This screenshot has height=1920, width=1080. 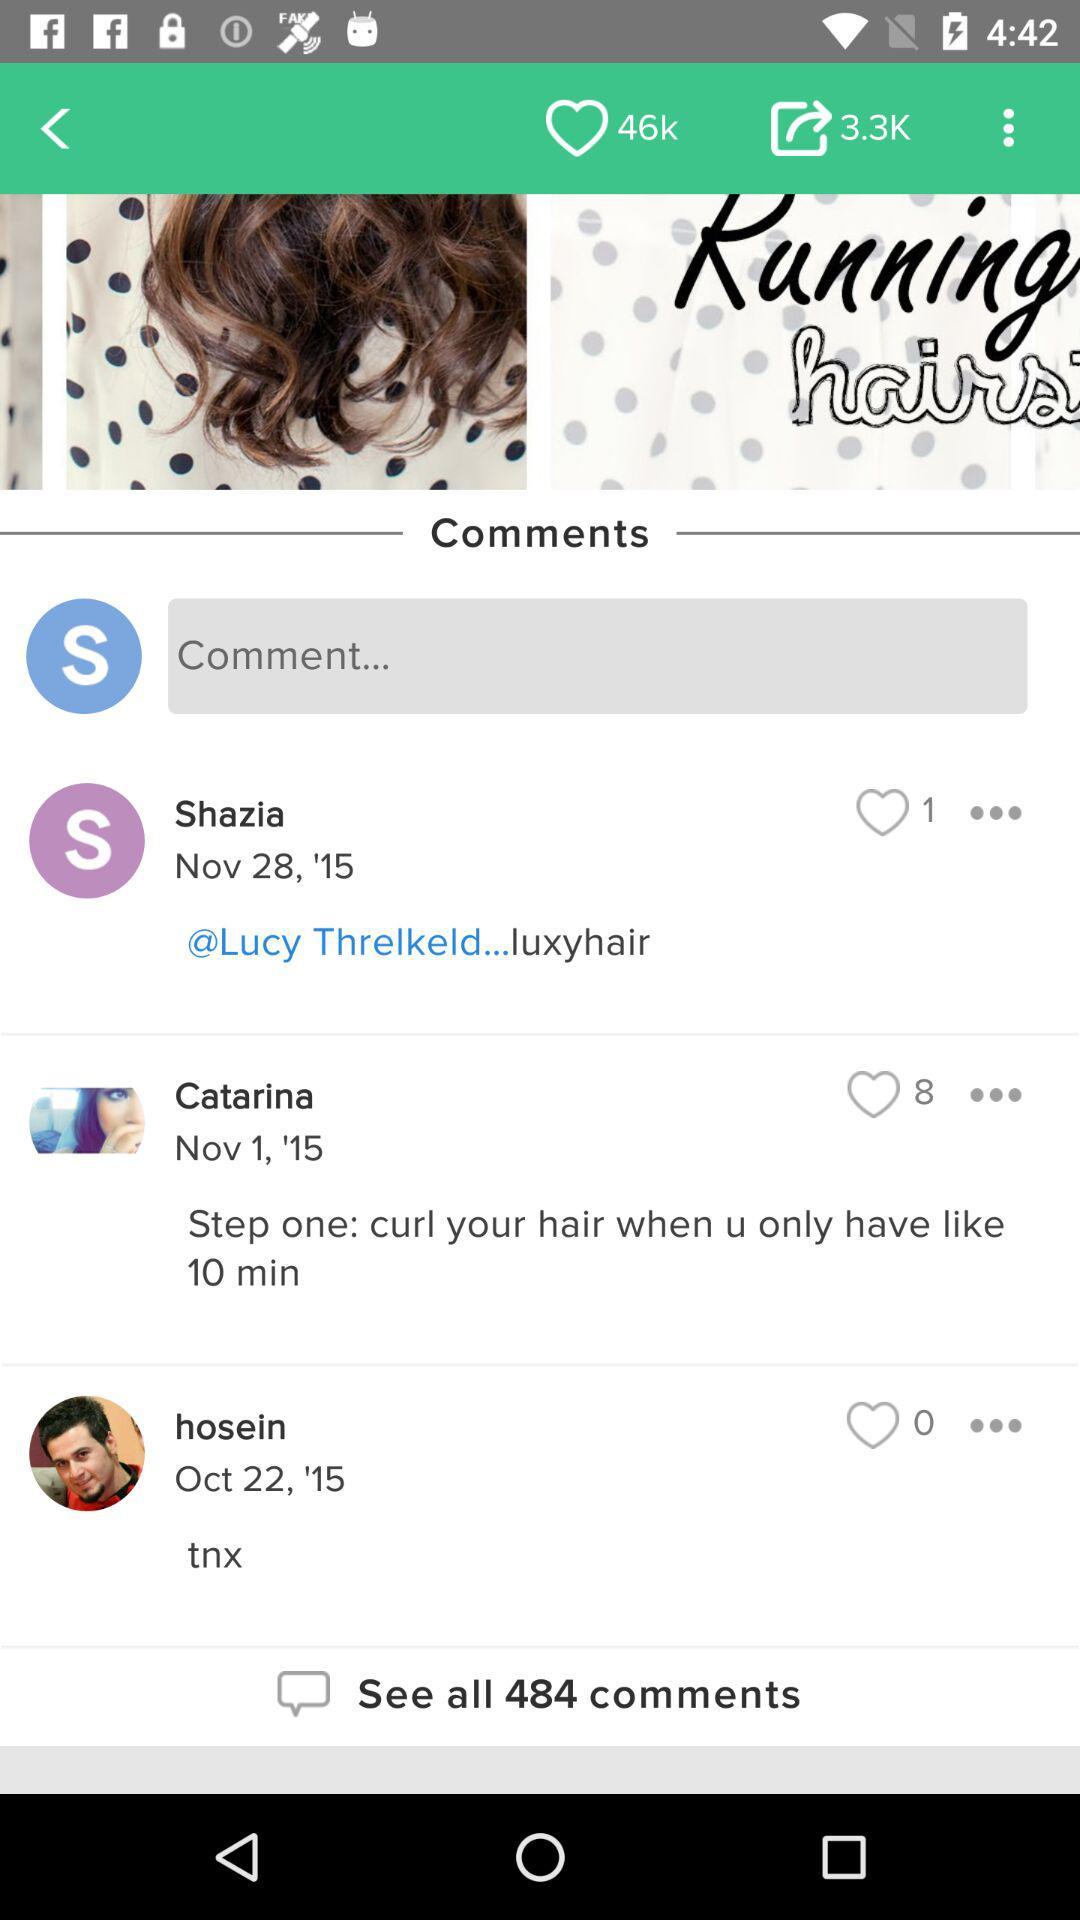 What do you see at coordinates (1008, 127) in the screenshot?
I see `autoplay option` at bounding box center [1008, 127].